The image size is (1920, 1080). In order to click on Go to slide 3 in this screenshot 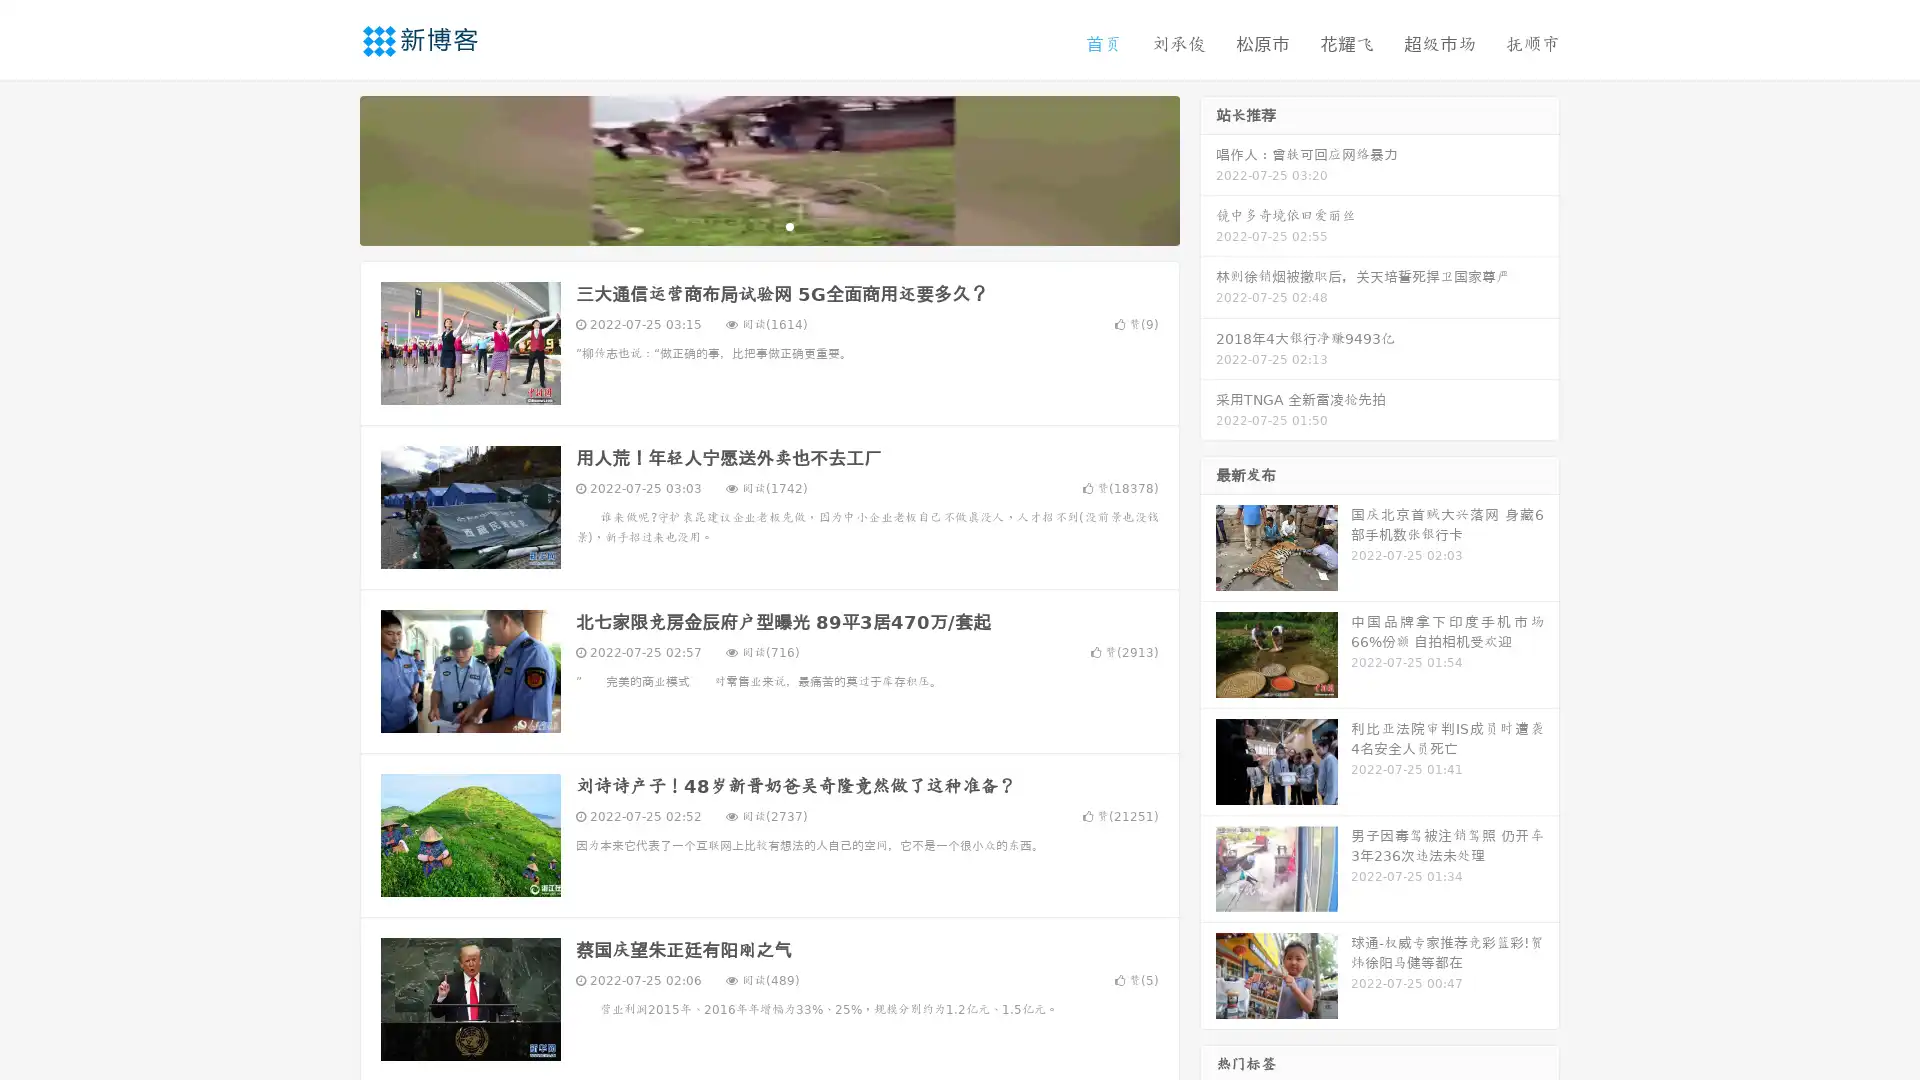, I will do `click(789, 225)`.